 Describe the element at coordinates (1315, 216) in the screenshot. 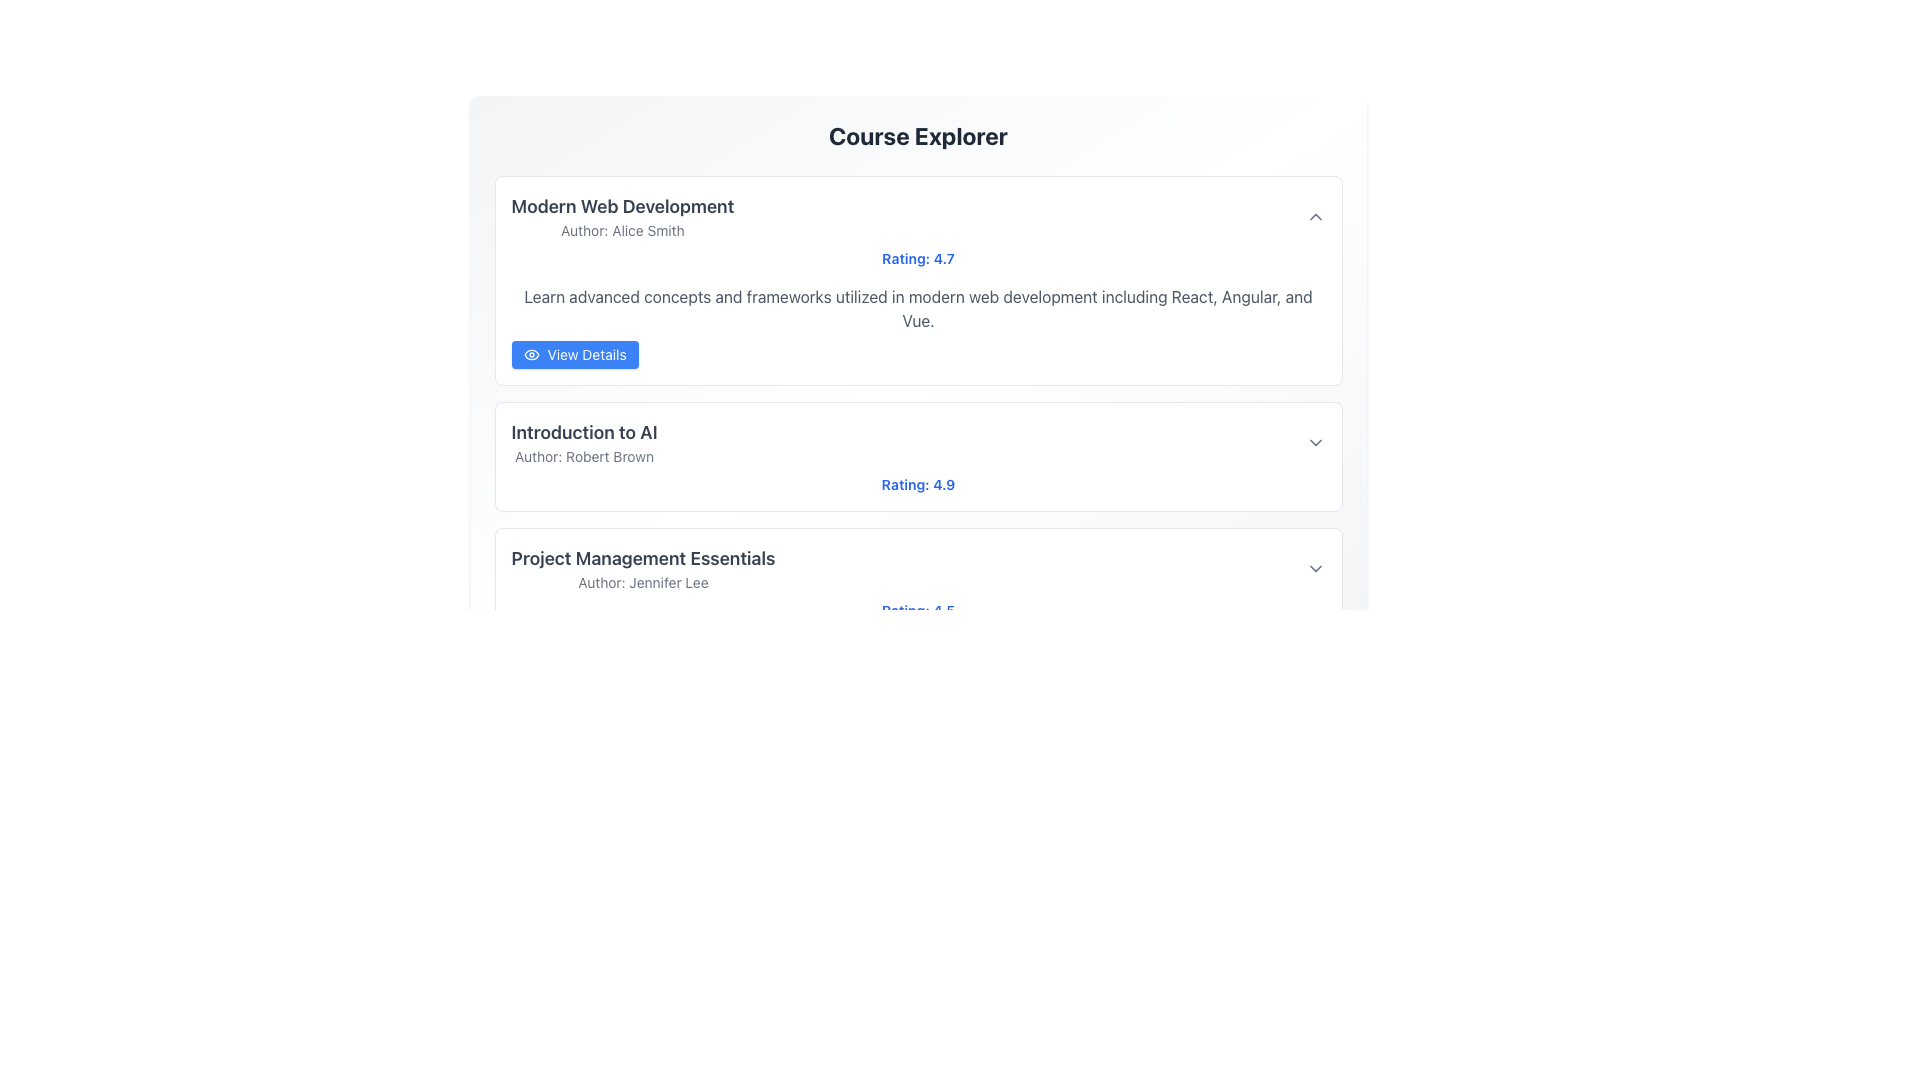

I see `the small upward-facing chevron icon in the header section of the 'Modern Web Development' course by 'Alice Smith'` at that location.